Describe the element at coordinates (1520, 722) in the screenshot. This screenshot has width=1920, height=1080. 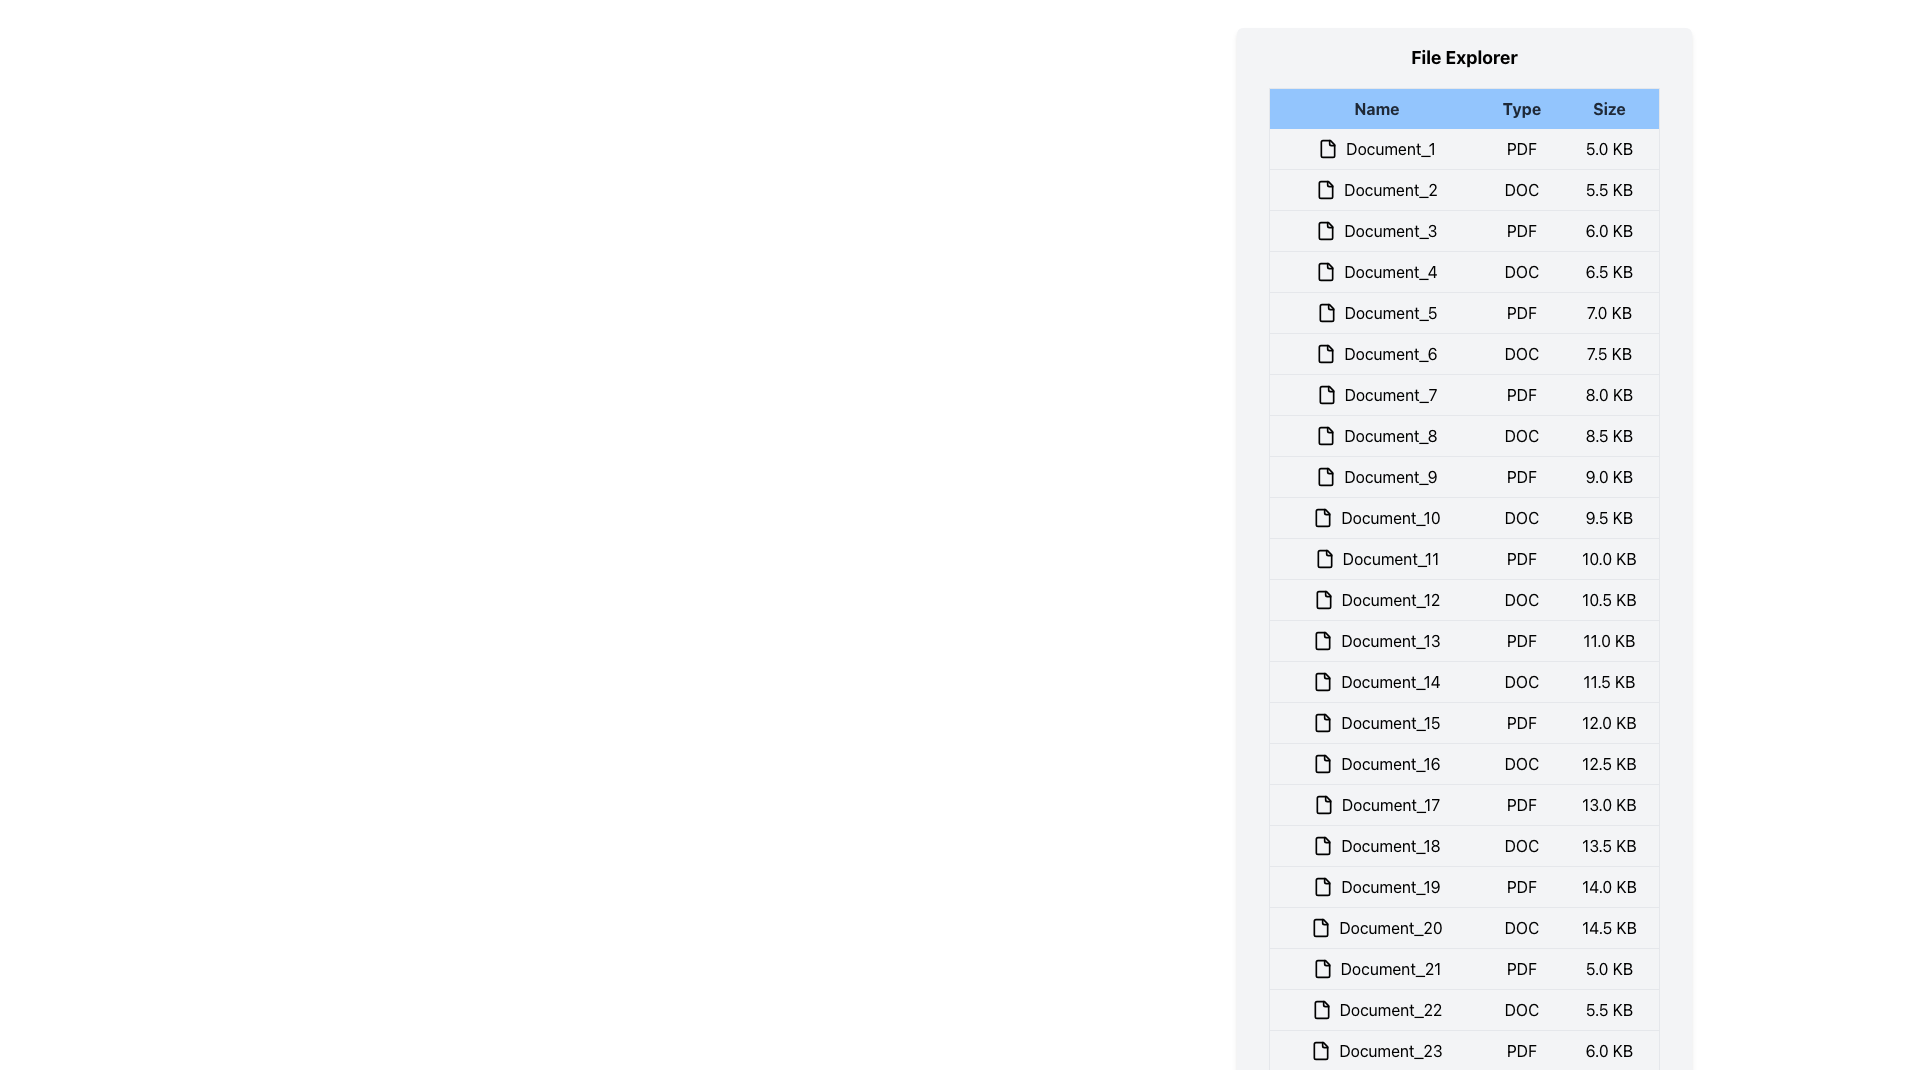
I see `the 'PDF' text label in the 'Type' column of the file explorer` at that location.